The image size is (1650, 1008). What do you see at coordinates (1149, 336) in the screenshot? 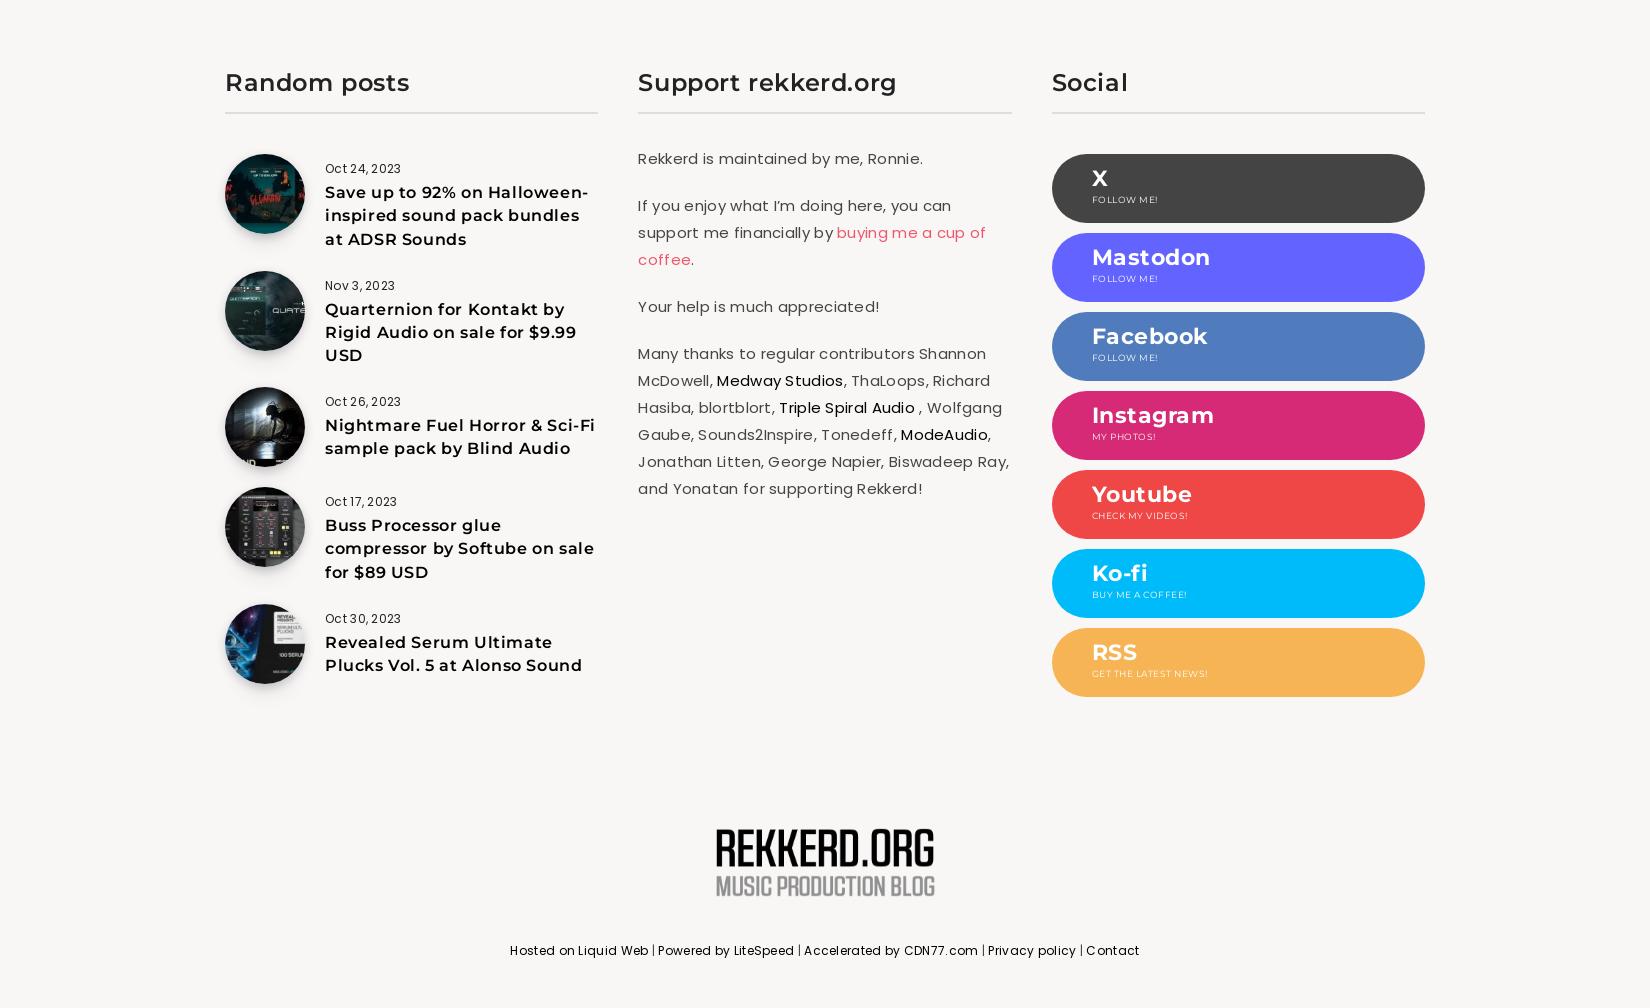
I see `'Facebook'` at bounding box center [1149, 336].